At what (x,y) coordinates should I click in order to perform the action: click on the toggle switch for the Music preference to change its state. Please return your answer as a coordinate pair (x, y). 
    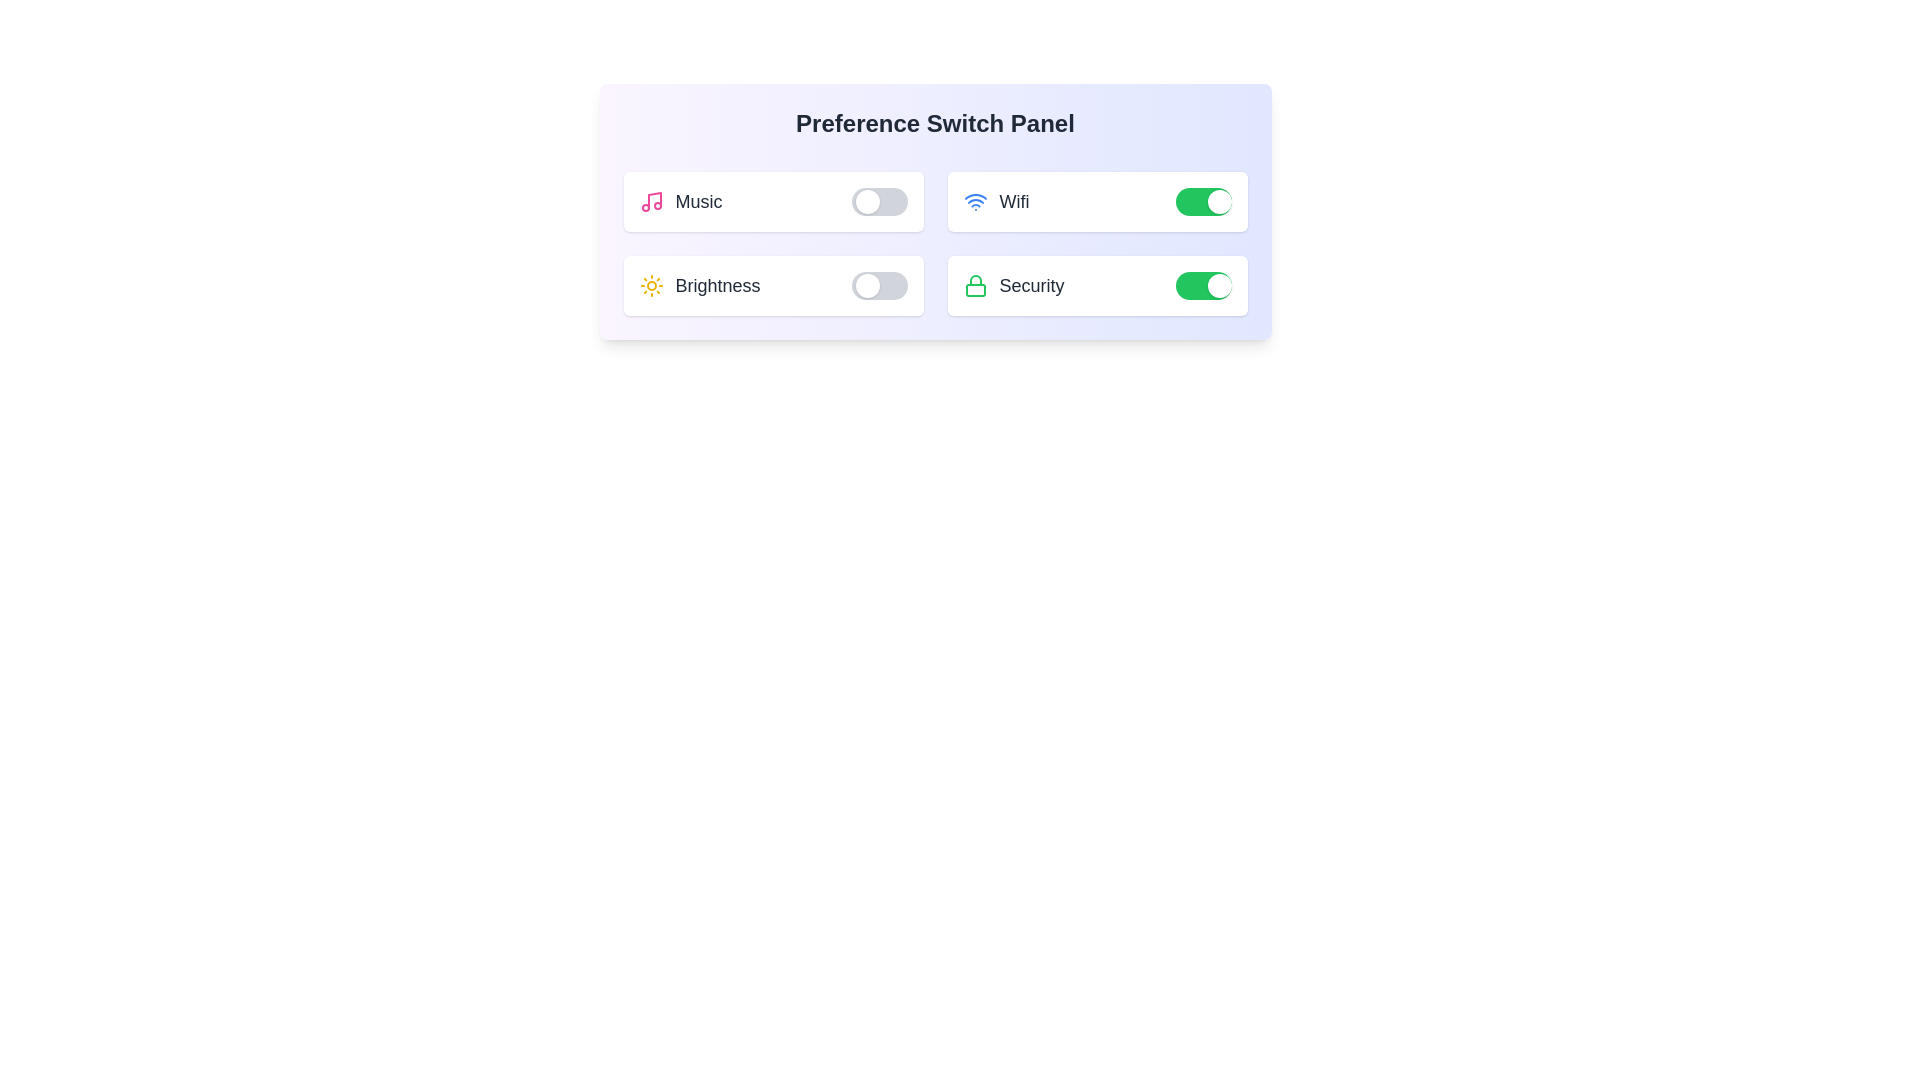
    Looking at the image, I should click on (879, 201).